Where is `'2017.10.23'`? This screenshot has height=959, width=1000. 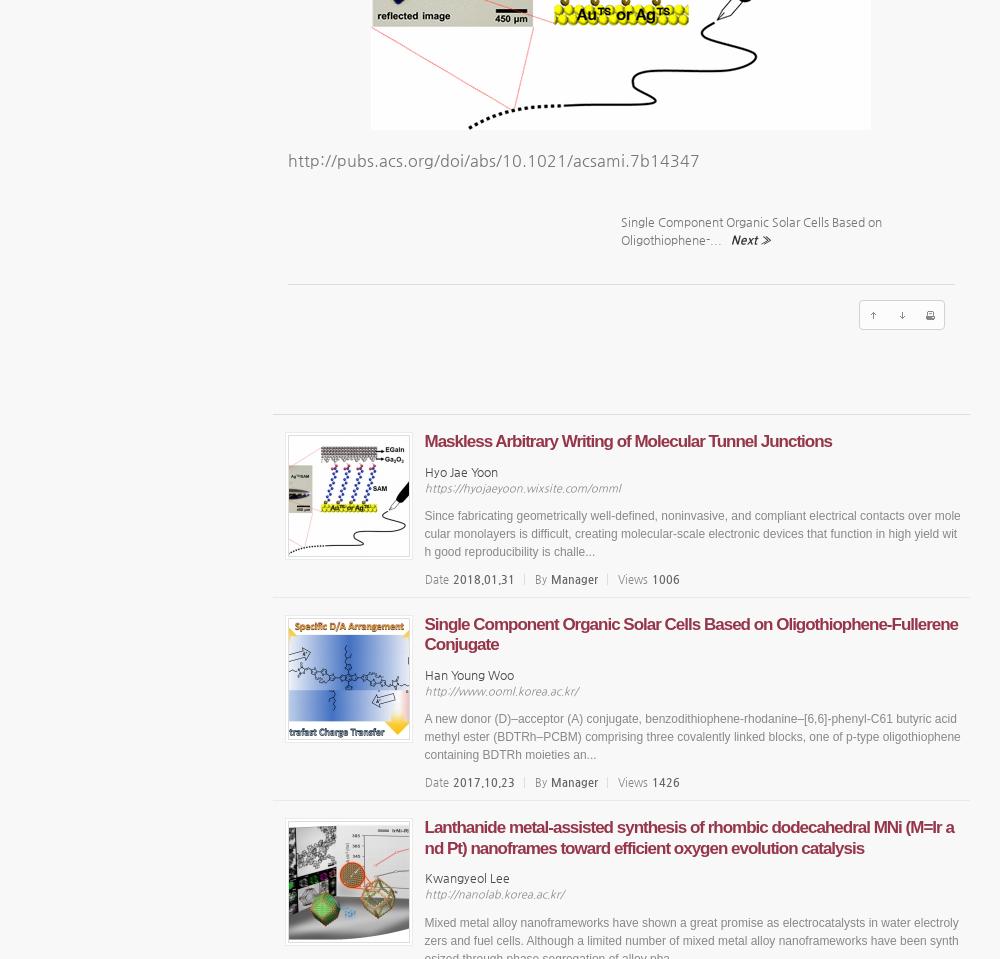
'2017.10.23' is located at coordinates (451, 782).